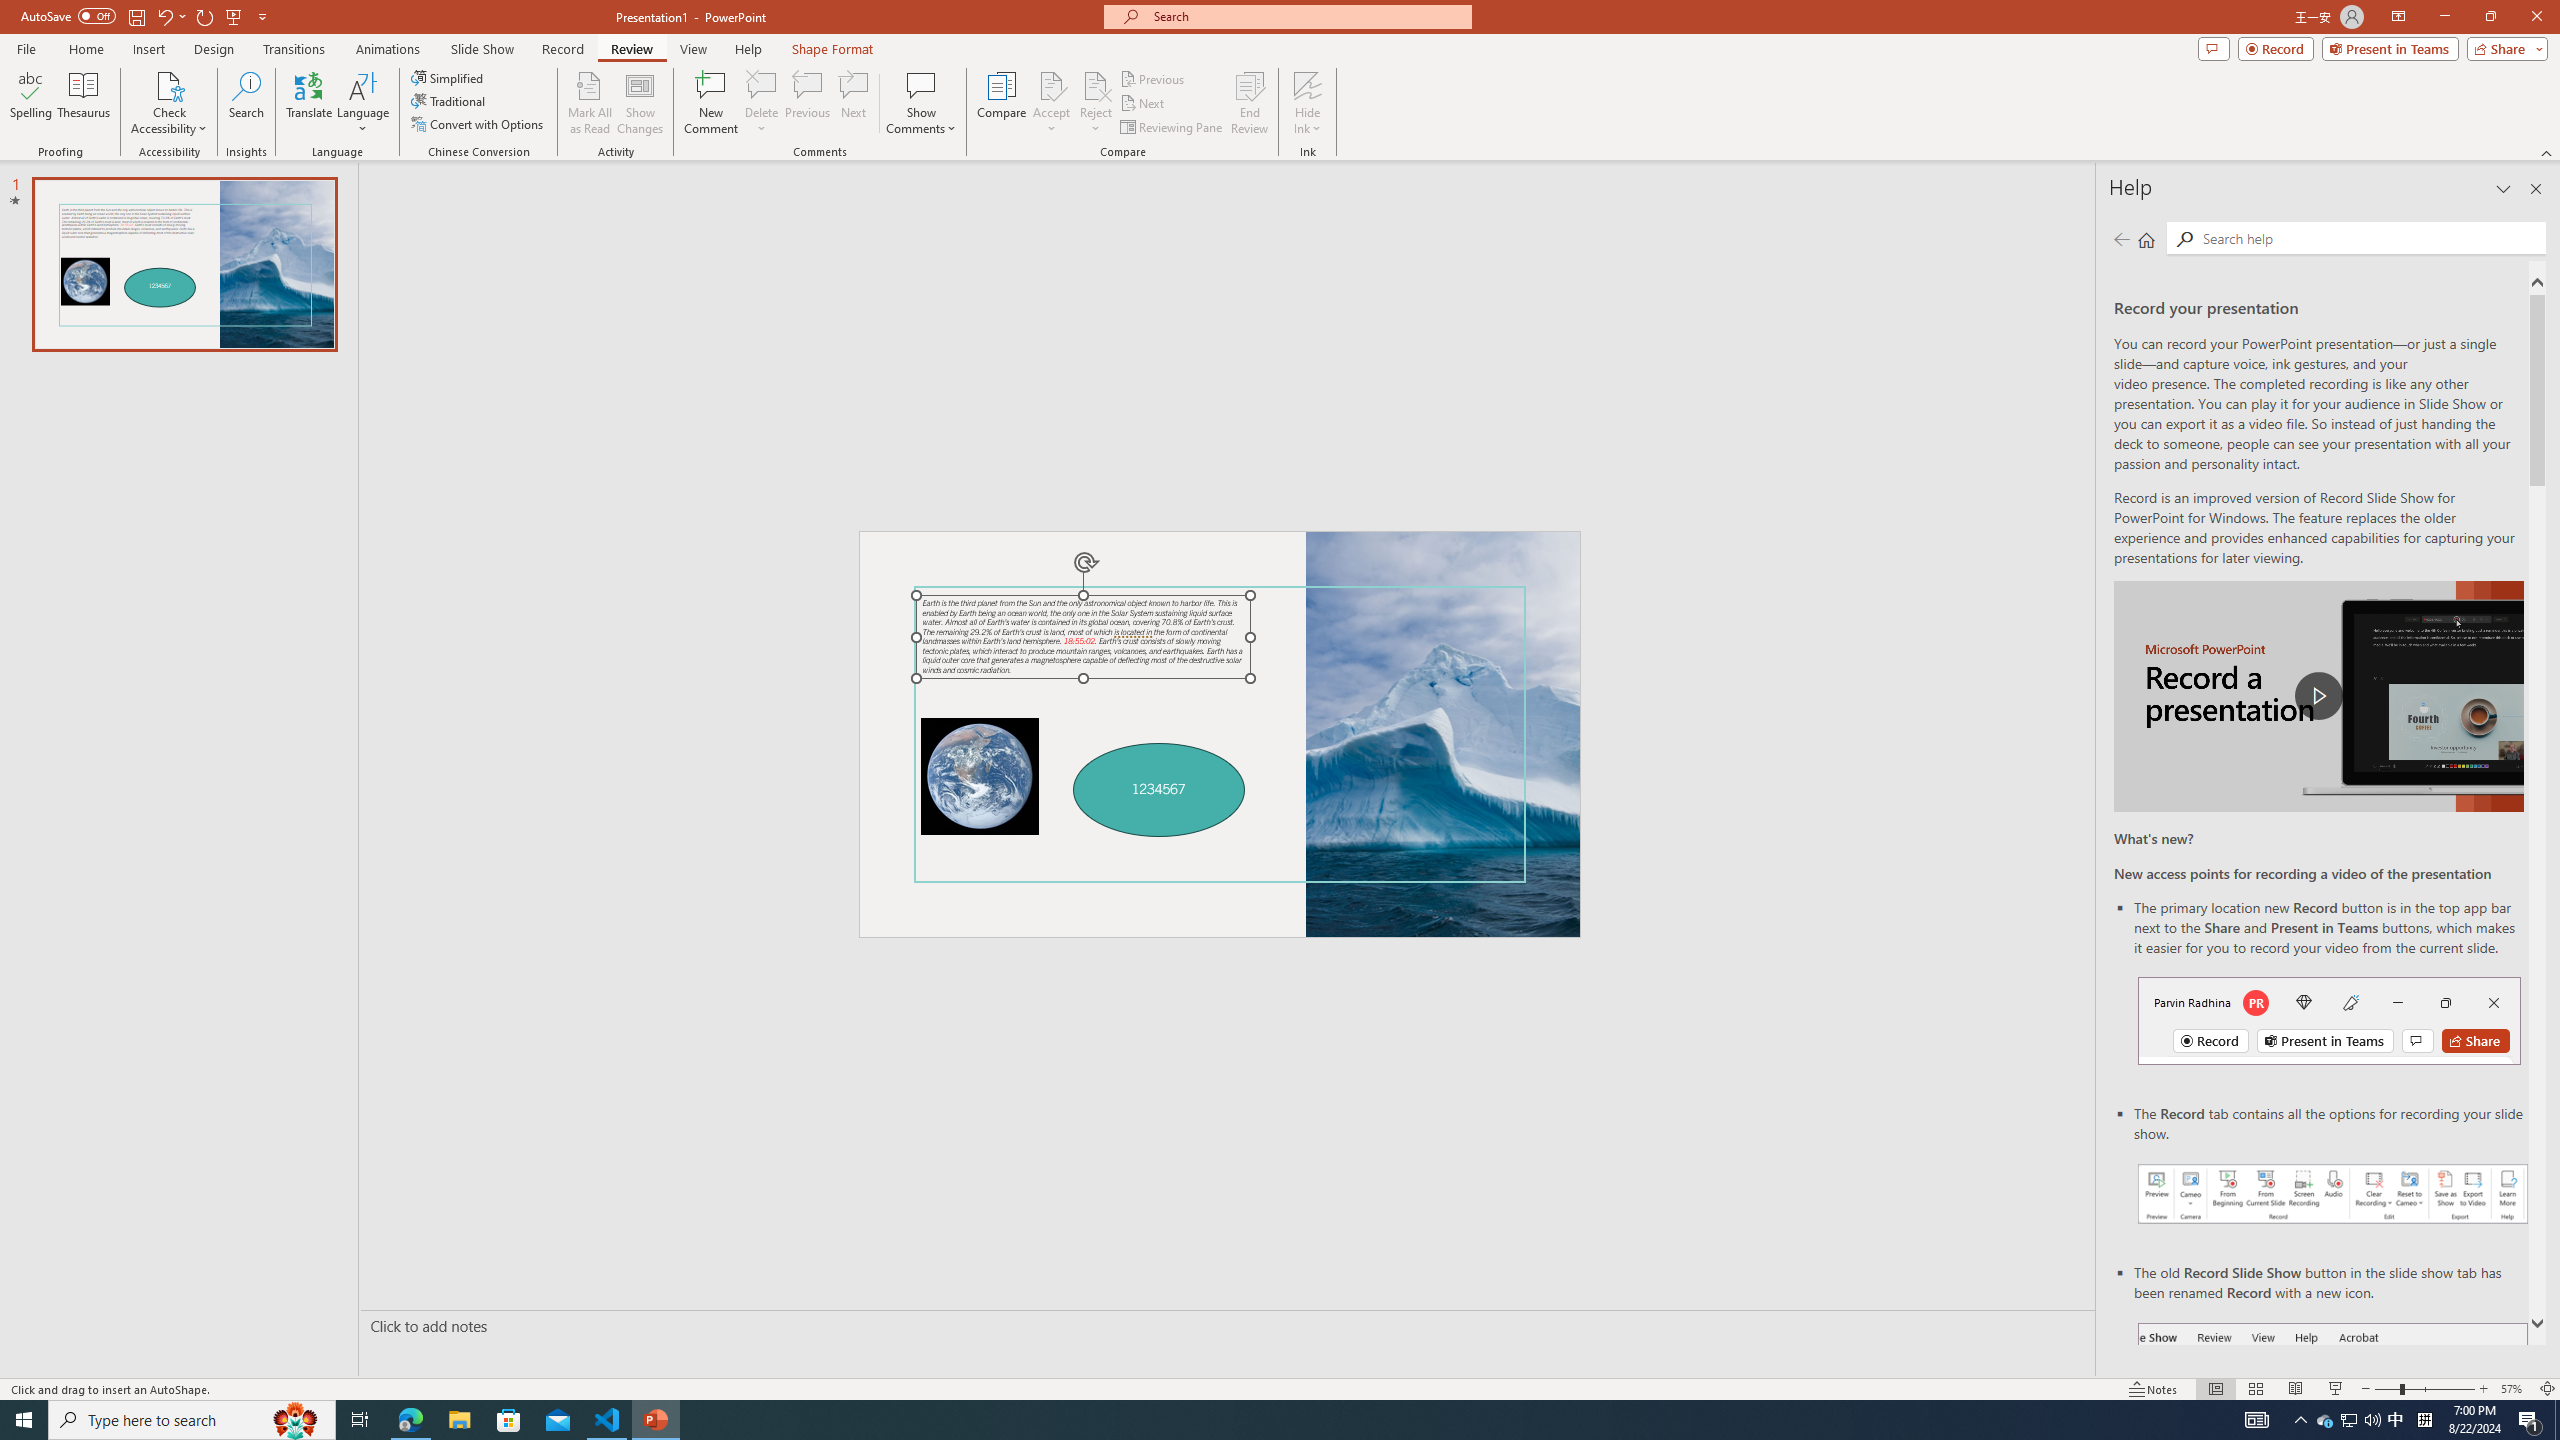  I want to click on 'Language', so click(362, 103).